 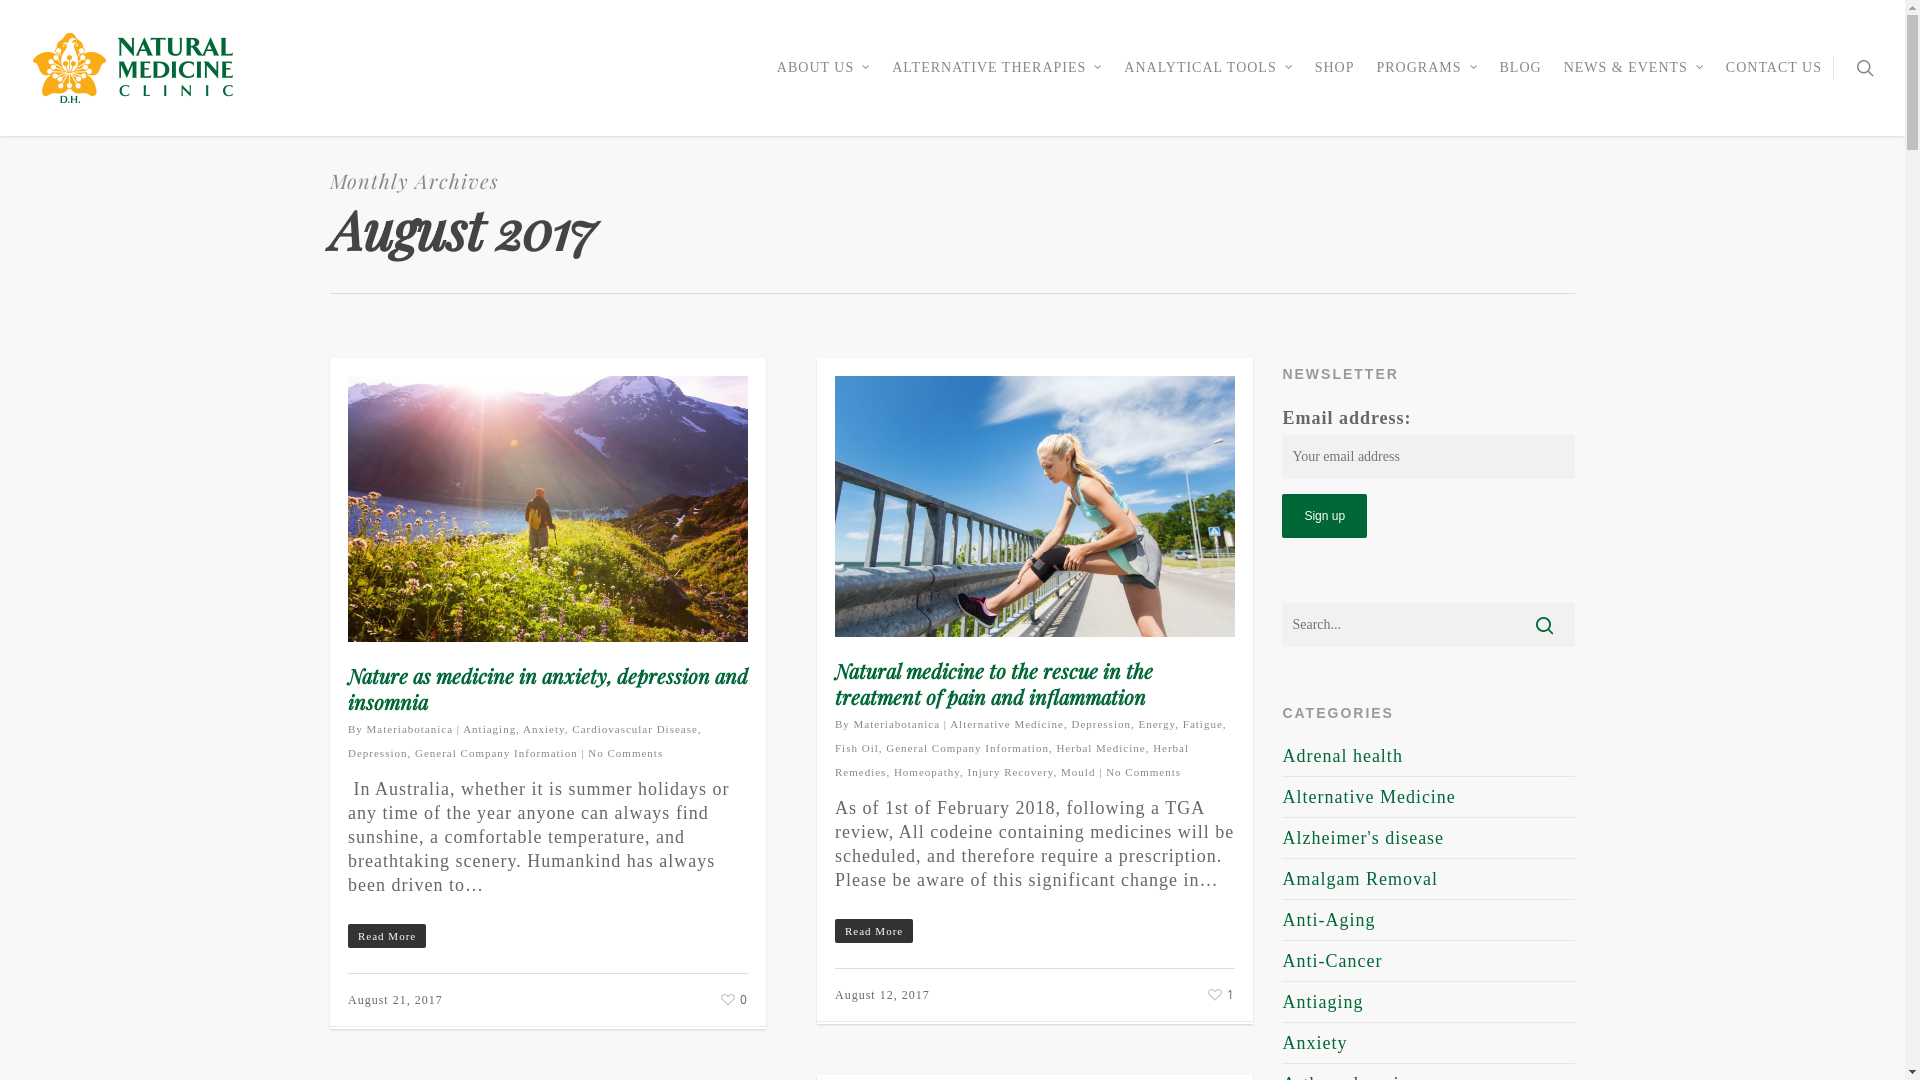 I want to click on 'Depression', so click(x=378, y=752).